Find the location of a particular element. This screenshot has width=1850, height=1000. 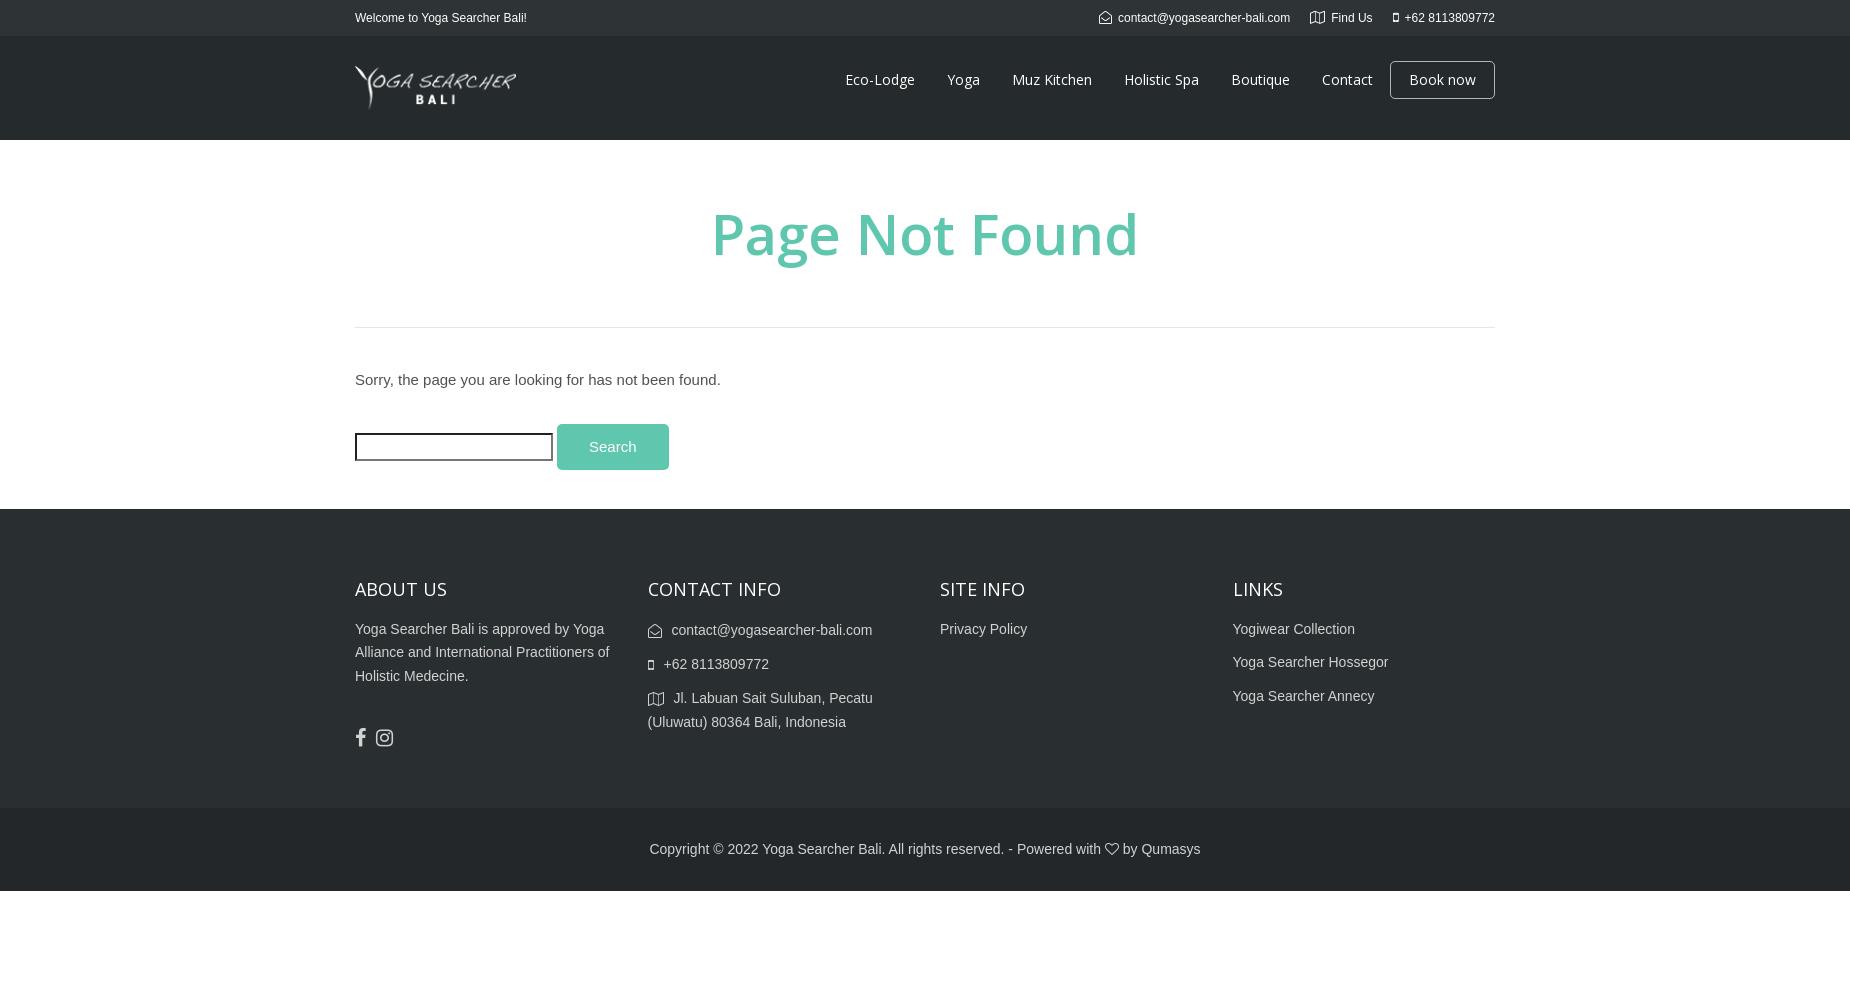

'Eco-Lodge' is located at coordinates (880, 78).